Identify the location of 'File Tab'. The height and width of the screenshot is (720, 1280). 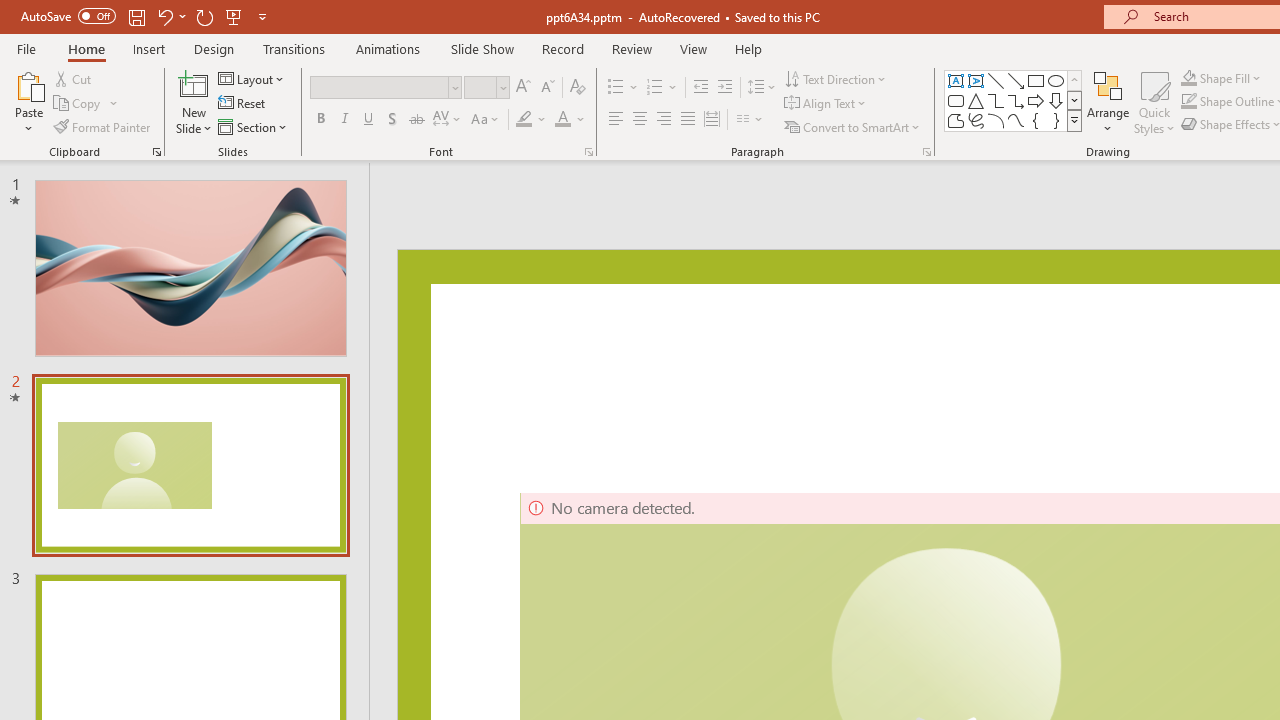
(26, 47).